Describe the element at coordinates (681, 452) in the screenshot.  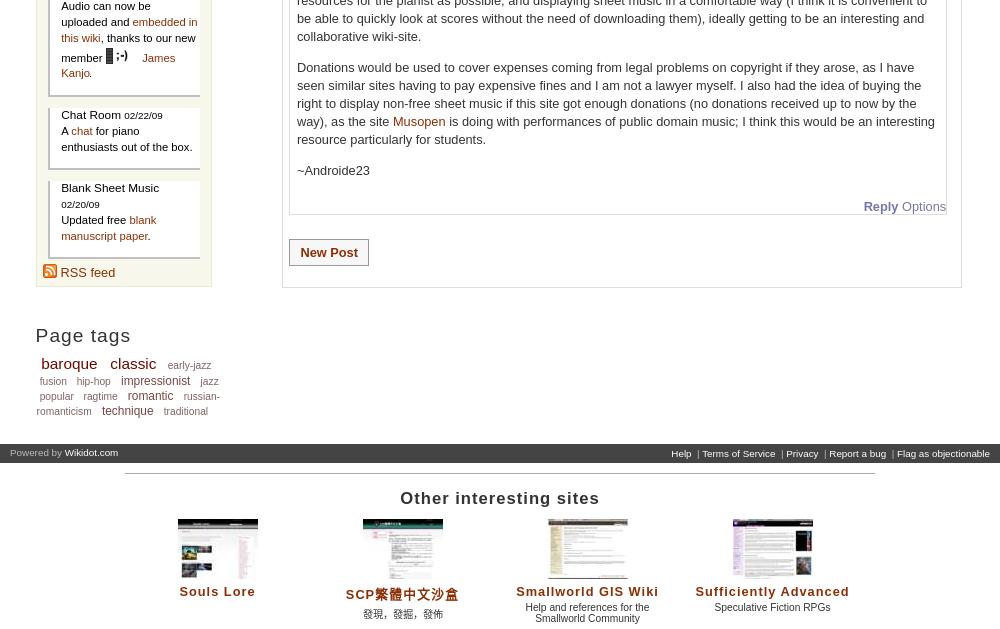
I see `'Help'` at that location.